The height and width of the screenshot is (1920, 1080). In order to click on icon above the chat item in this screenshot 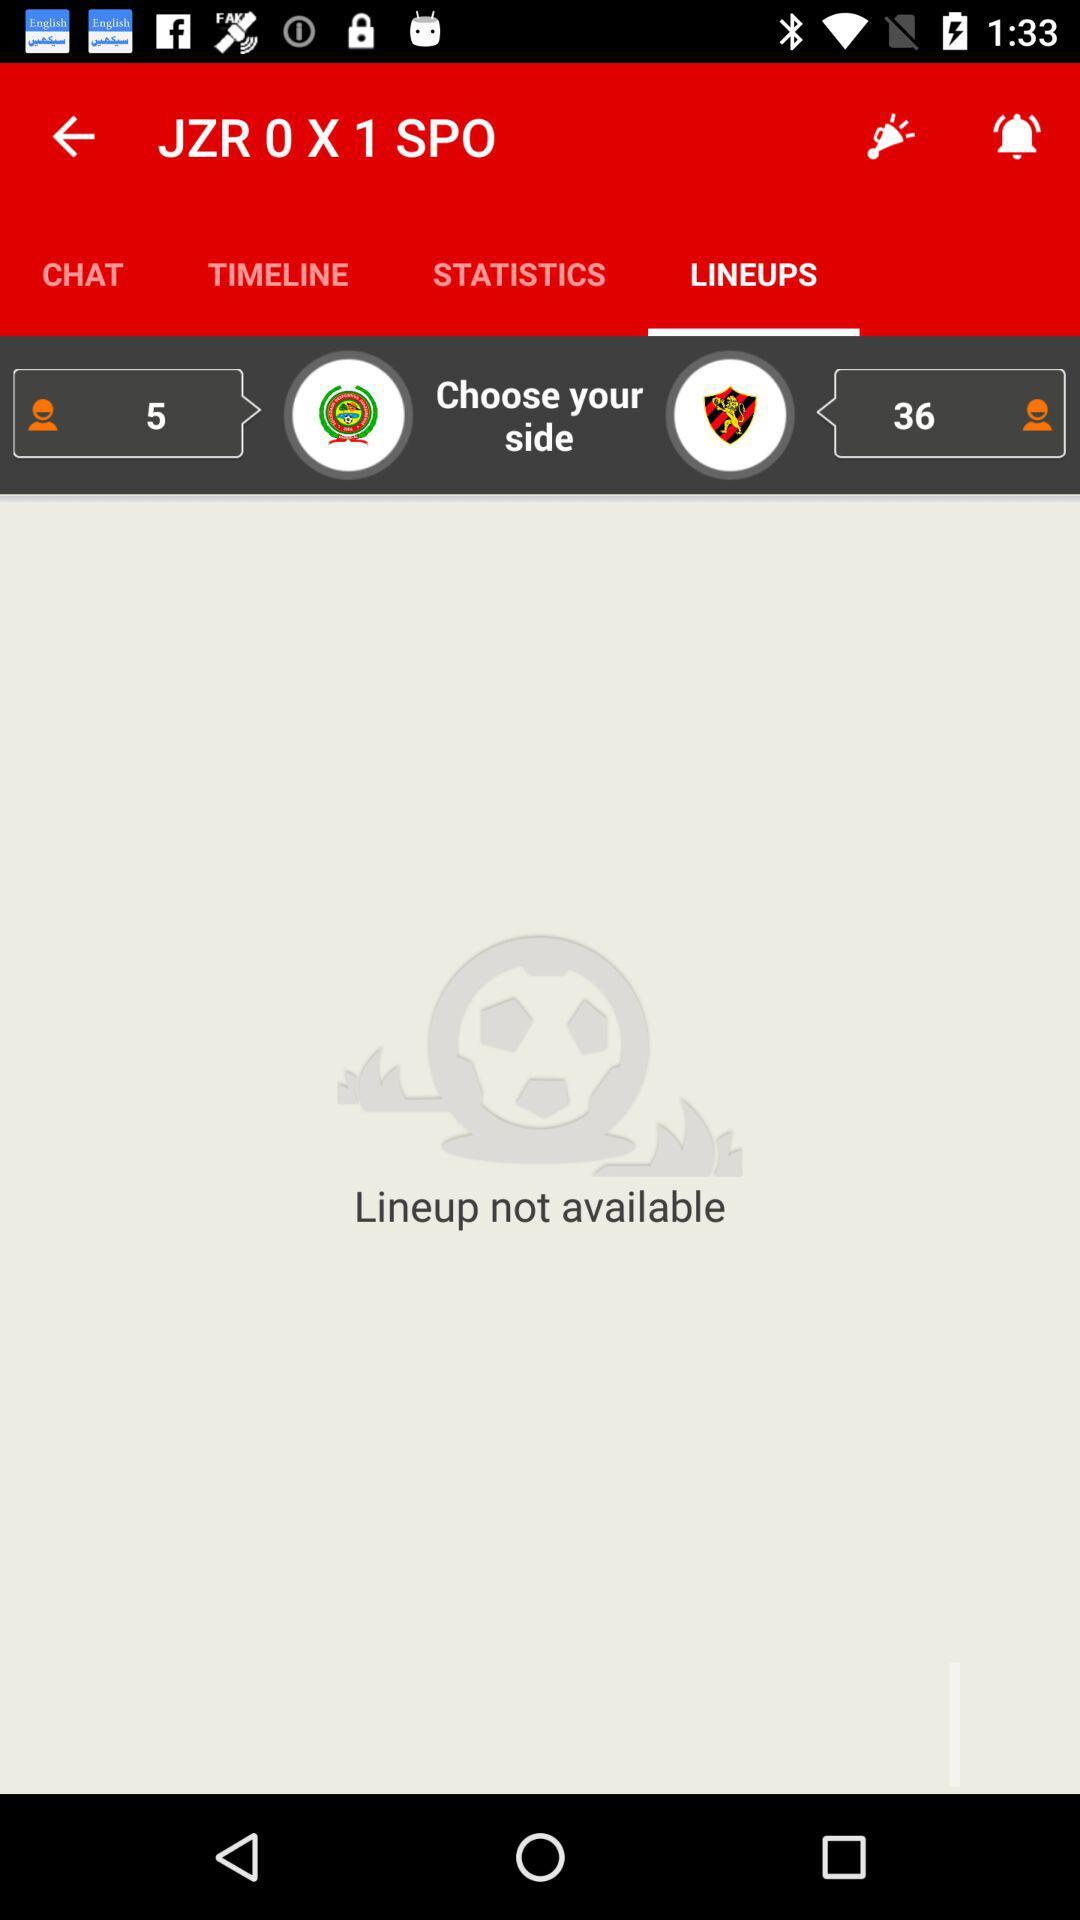, I will do `click(72, 135)`.